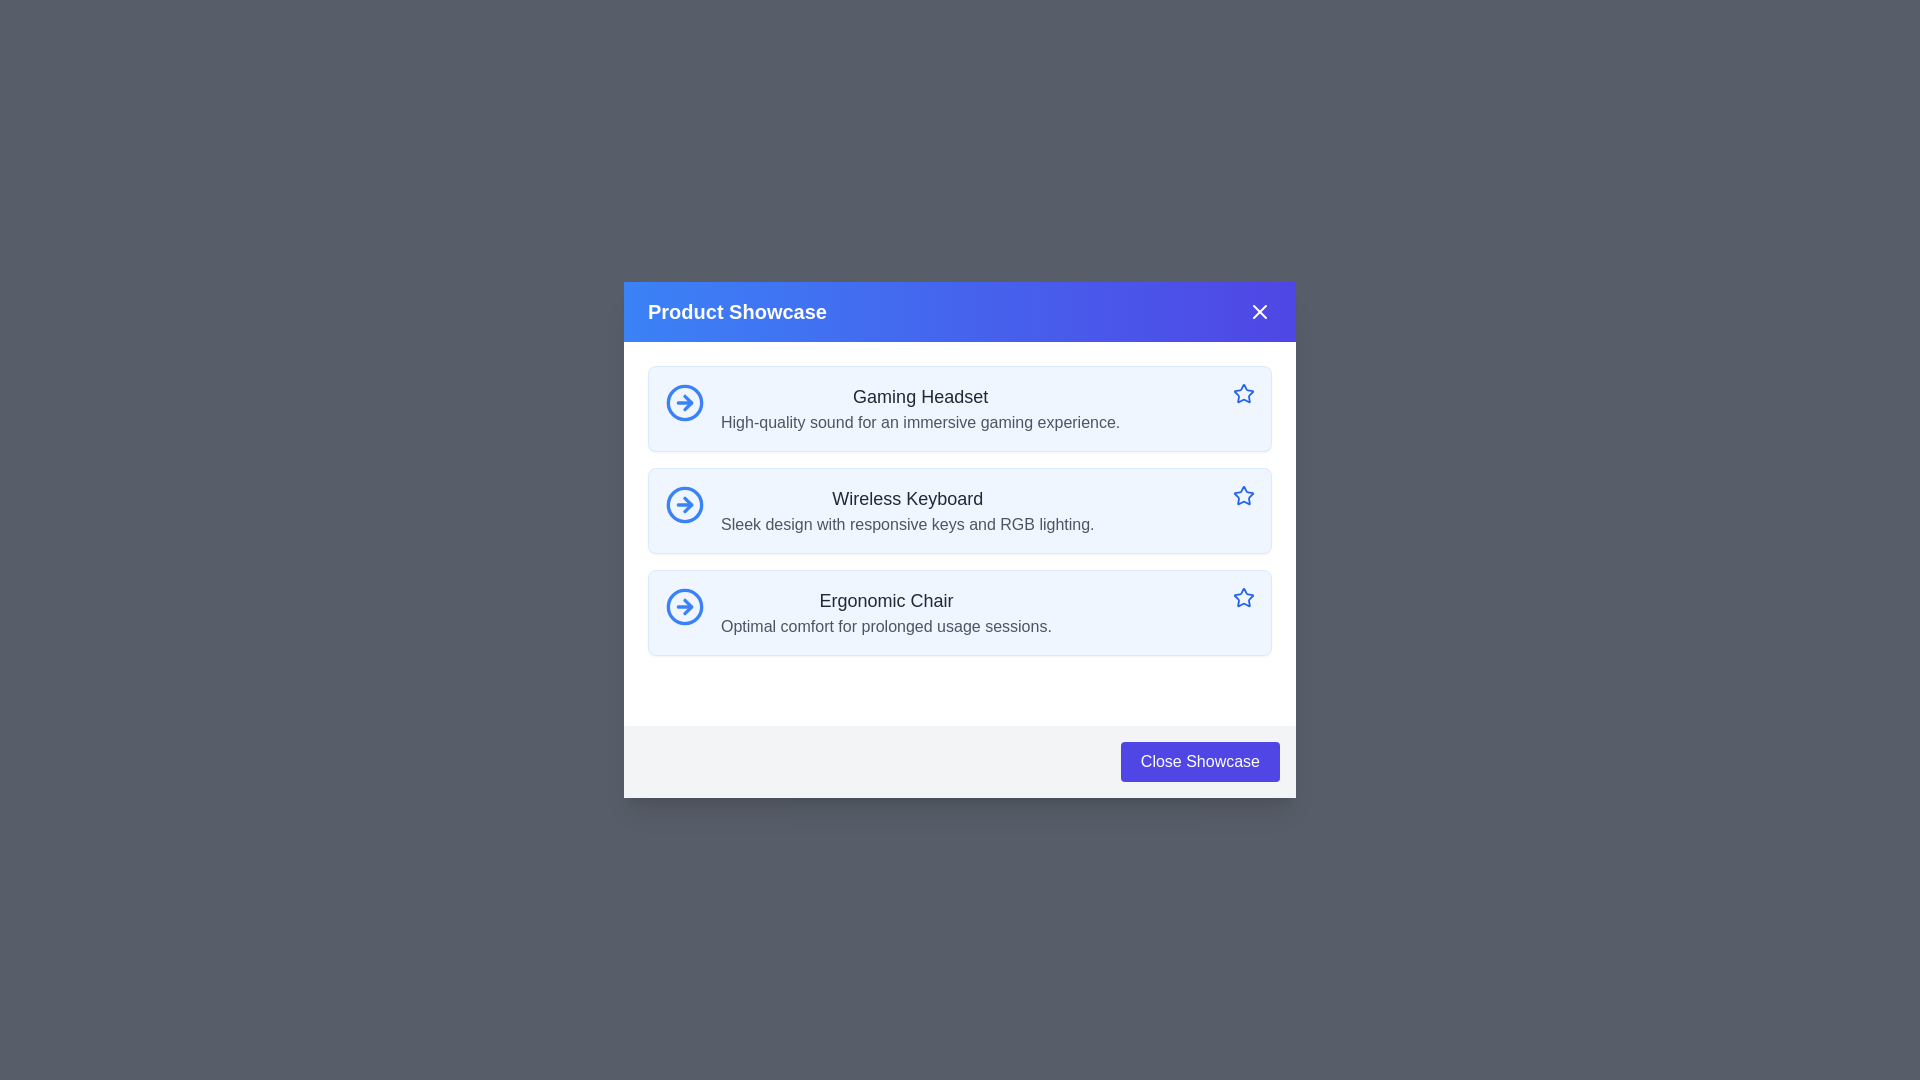  Describe the element at coordinates (960, 407) in the screenshot. I see `the topmost card in the 'Product Showcase' section that represents the 'Gaming Headset' product` at that location.